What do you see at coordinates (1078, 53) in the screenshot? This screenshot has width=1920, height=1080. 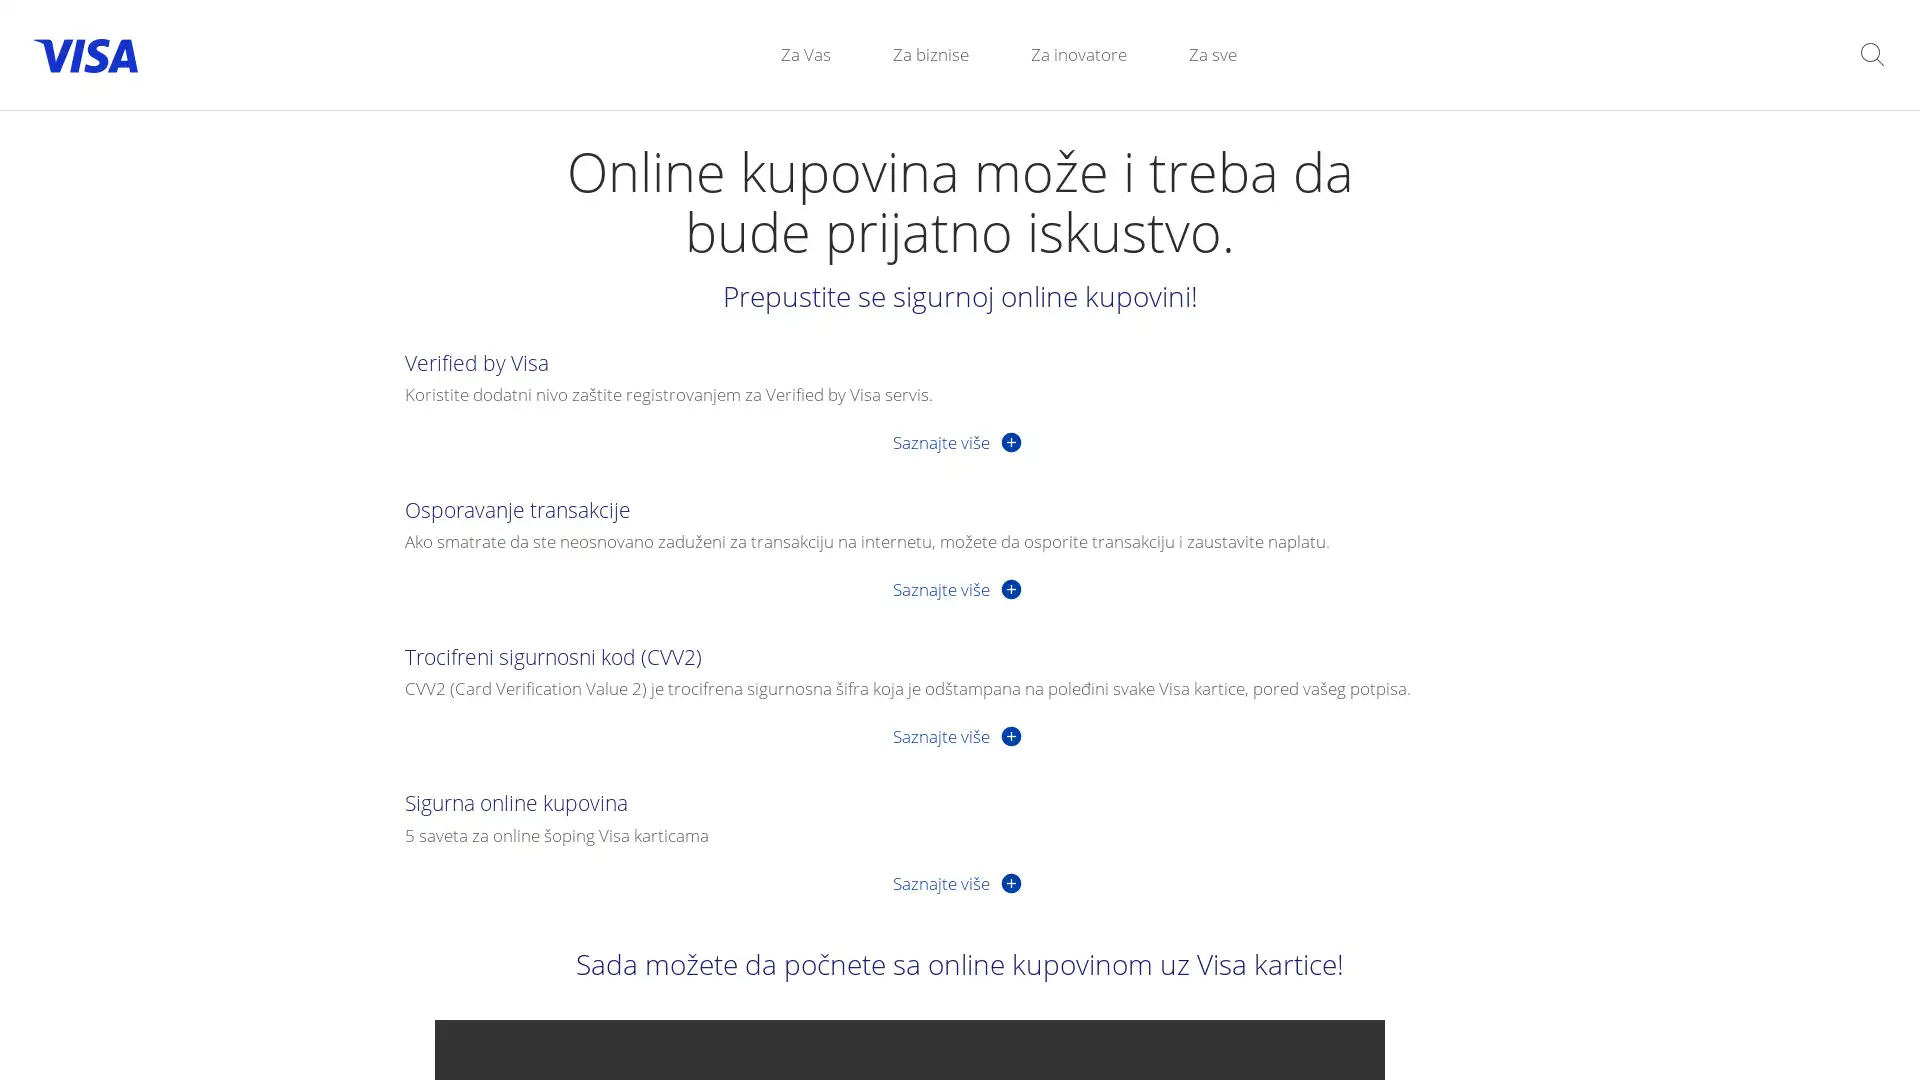 I see `Za inovatore` at bounding box center [1078, 53].